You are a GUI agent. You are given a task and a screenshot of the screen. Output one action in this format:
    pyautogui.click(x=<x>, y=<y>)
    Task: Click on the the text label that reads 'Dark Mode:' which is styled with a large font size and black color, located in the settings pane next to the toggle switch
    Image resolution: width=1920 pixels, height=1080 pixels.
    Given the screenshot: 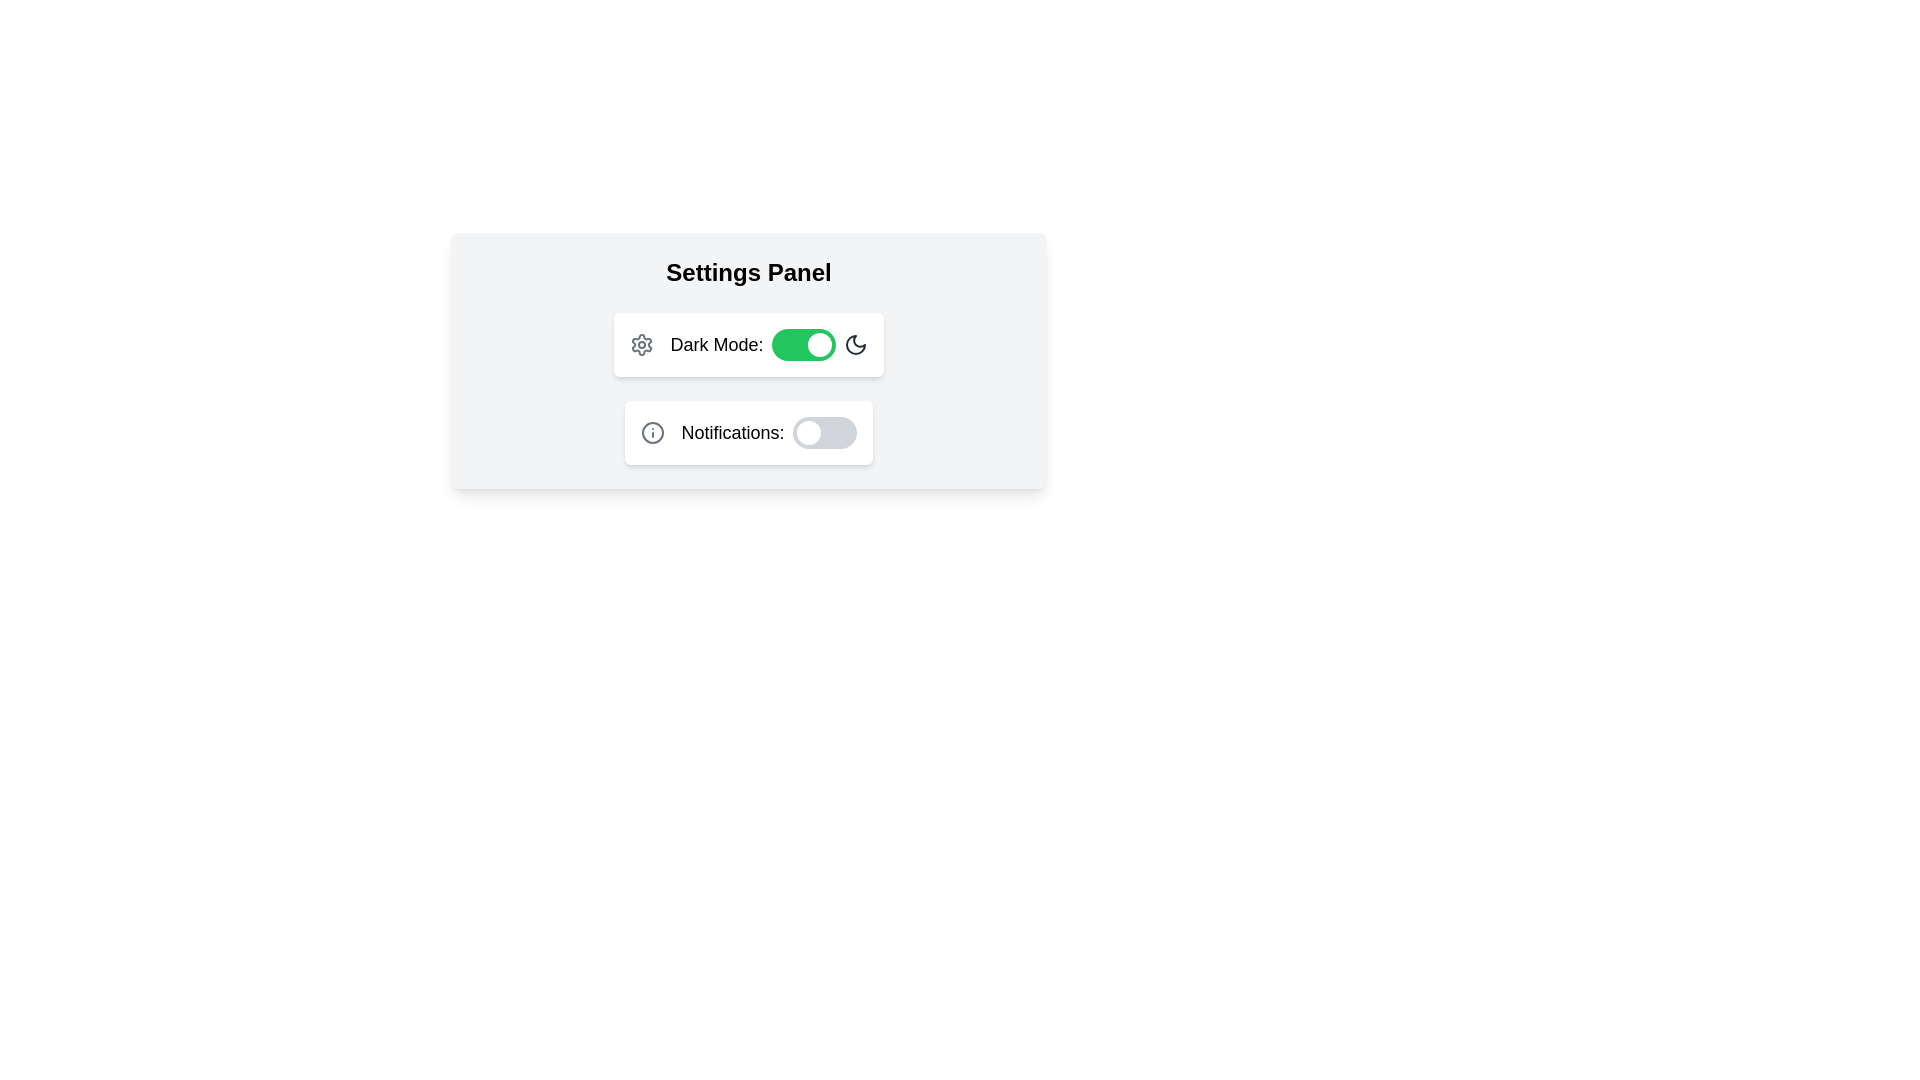 What is the action you would take?
    pyautogui.click(x=716, y=343)
    